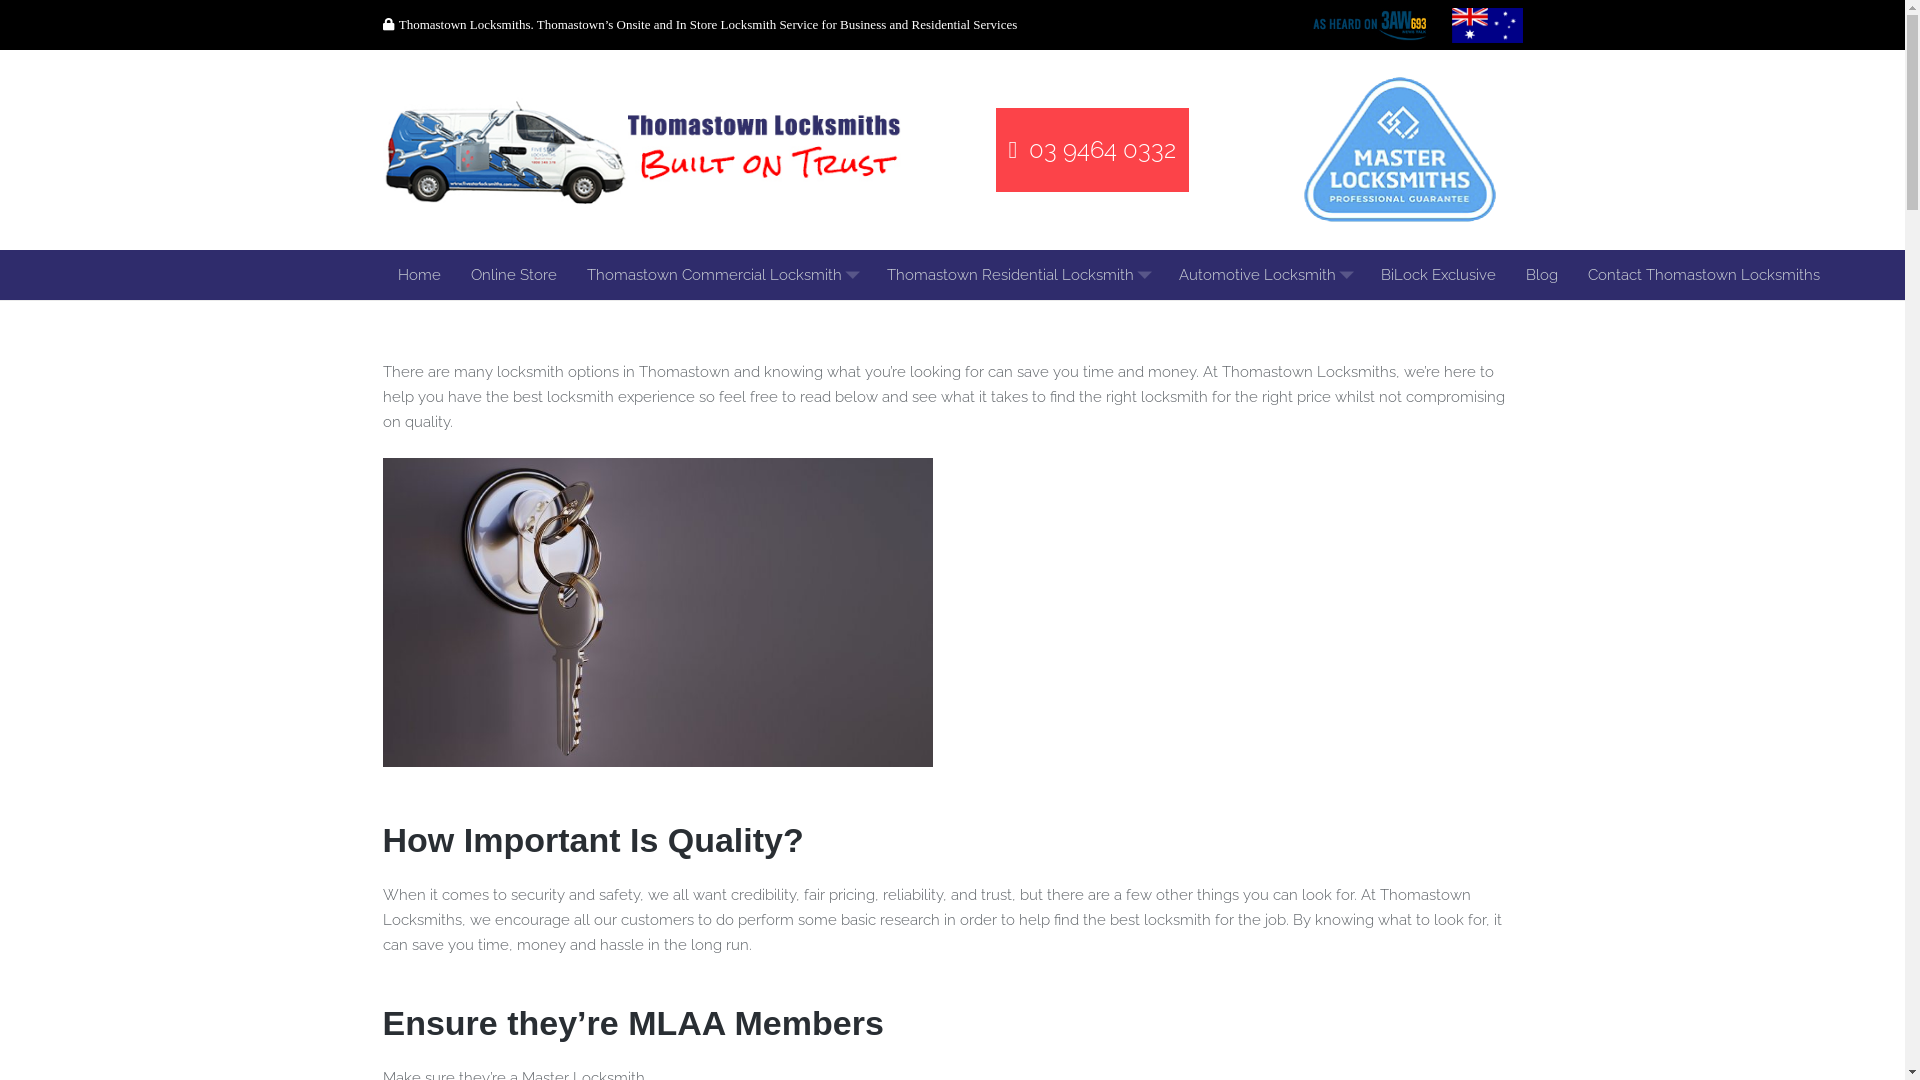  Describe the element at coordinates (417, 274) in the screenshot. I see `'Home'` at that location.